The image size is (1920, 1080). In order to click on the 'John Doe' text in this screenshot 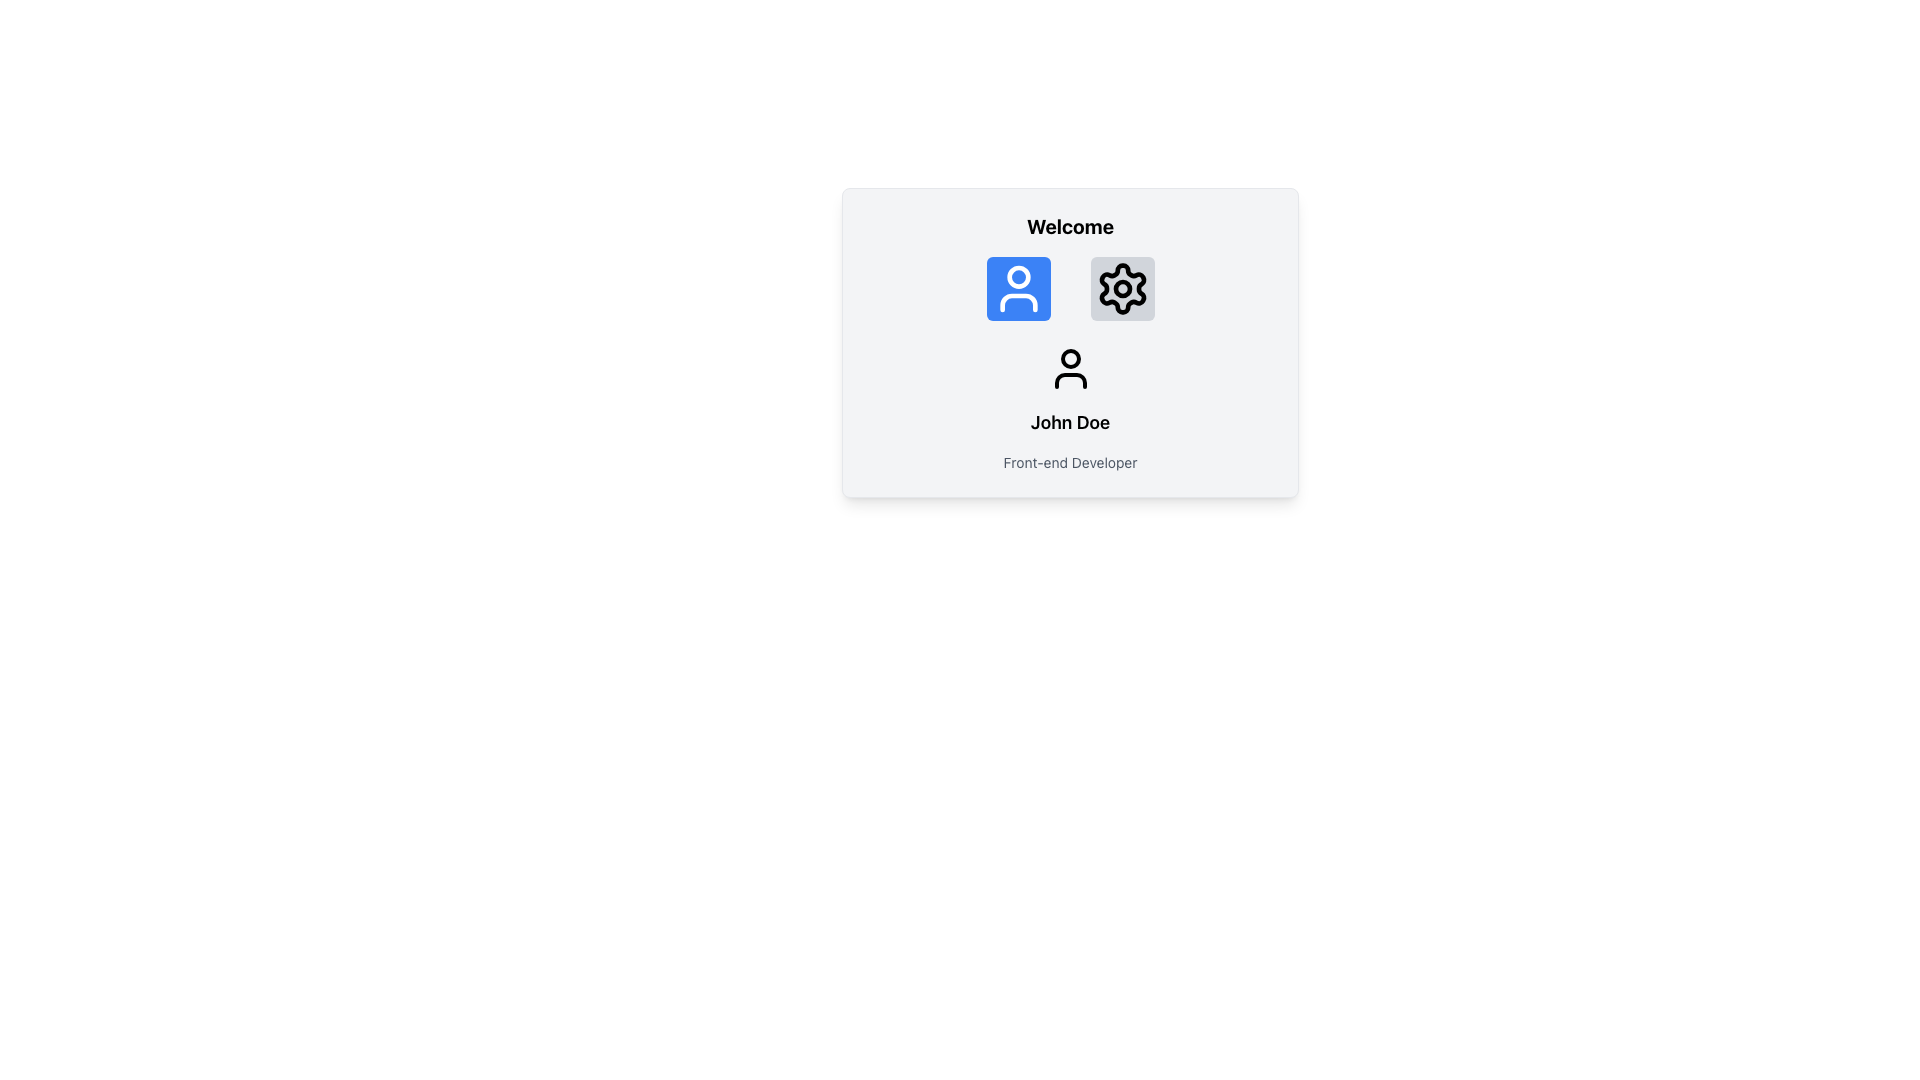, I will do `click(1069, 407)`.